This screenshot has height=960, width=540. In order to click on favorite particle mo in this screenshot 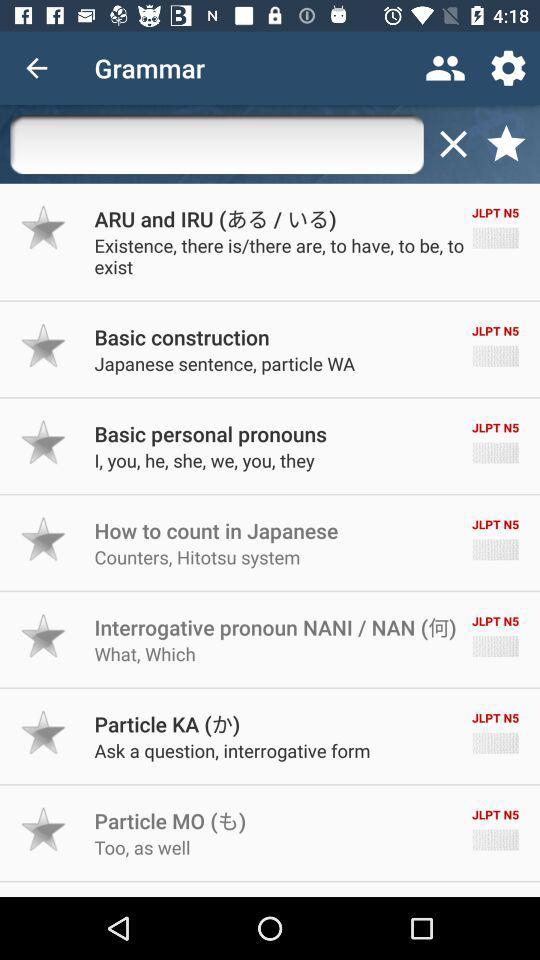, I will do `click(44, 829)`.